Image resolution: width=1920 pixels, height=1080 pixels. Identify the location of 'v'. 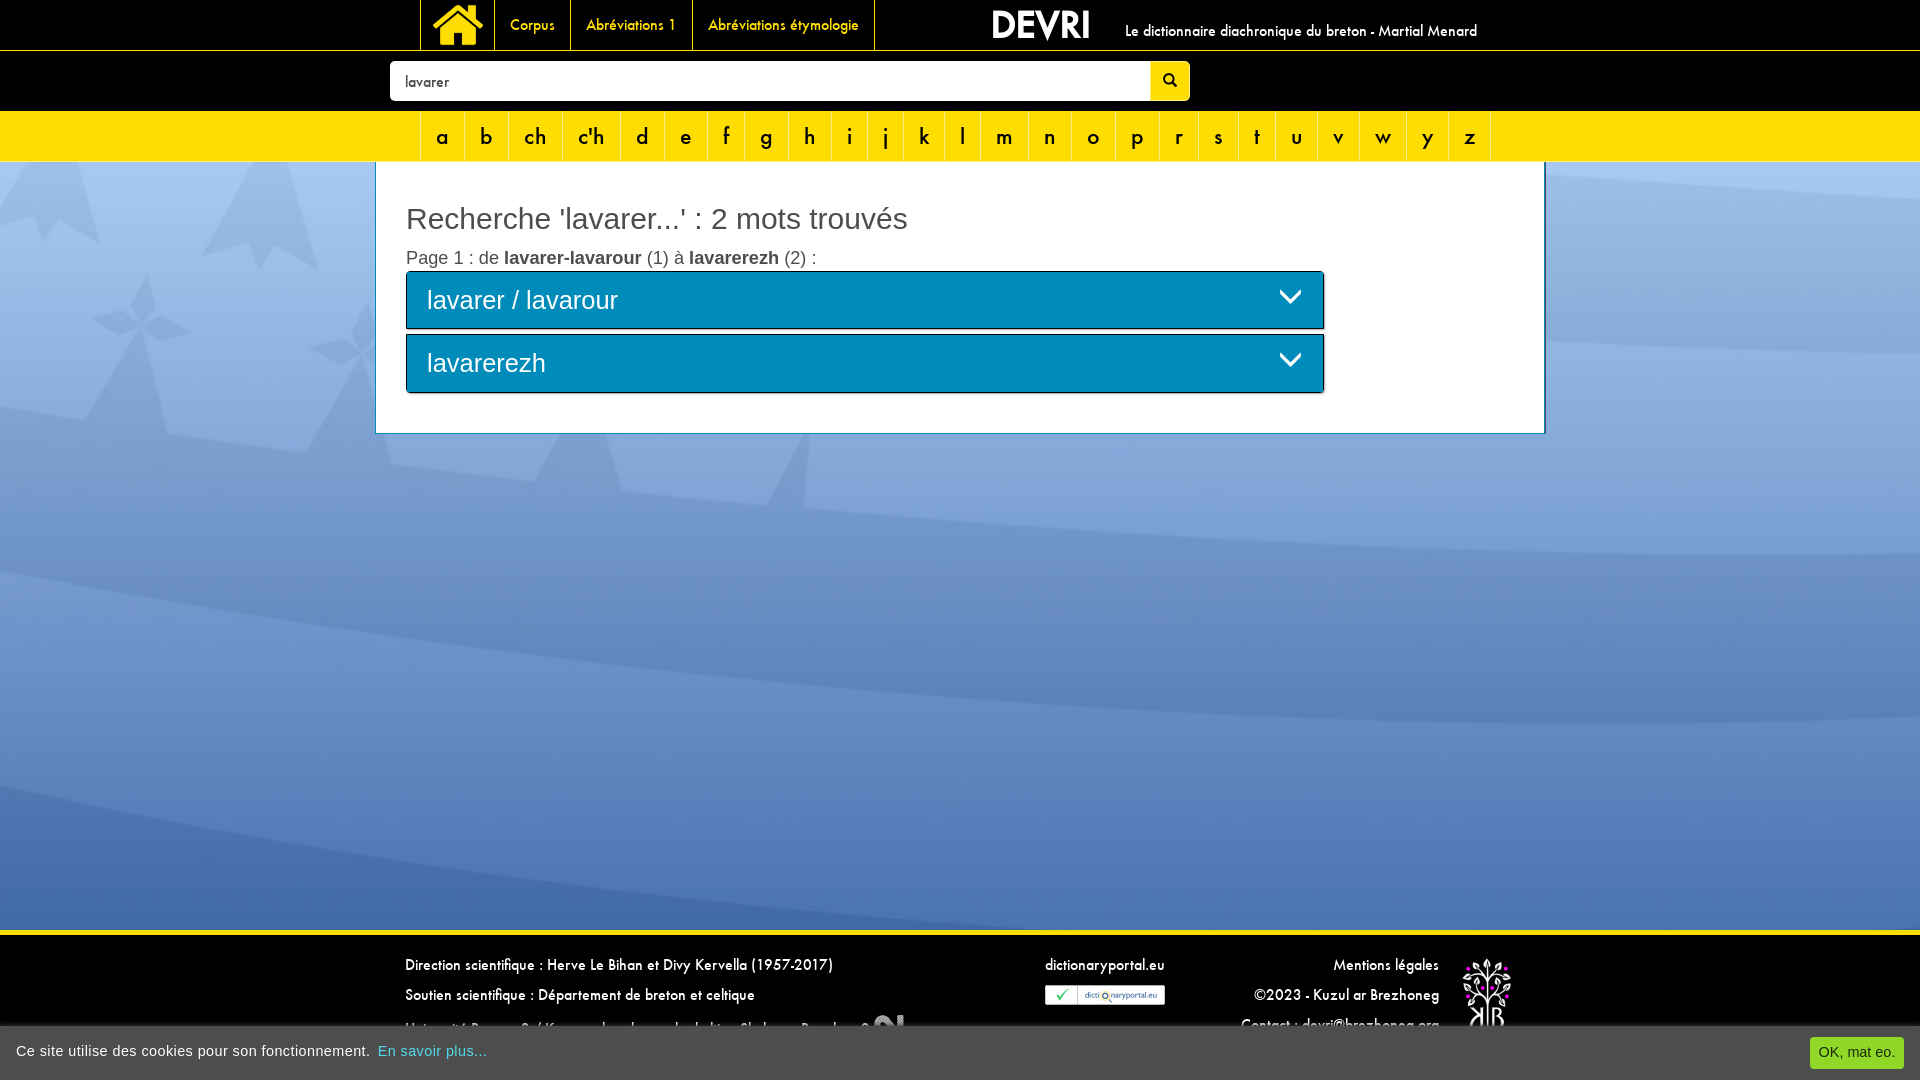
(1339, 135).